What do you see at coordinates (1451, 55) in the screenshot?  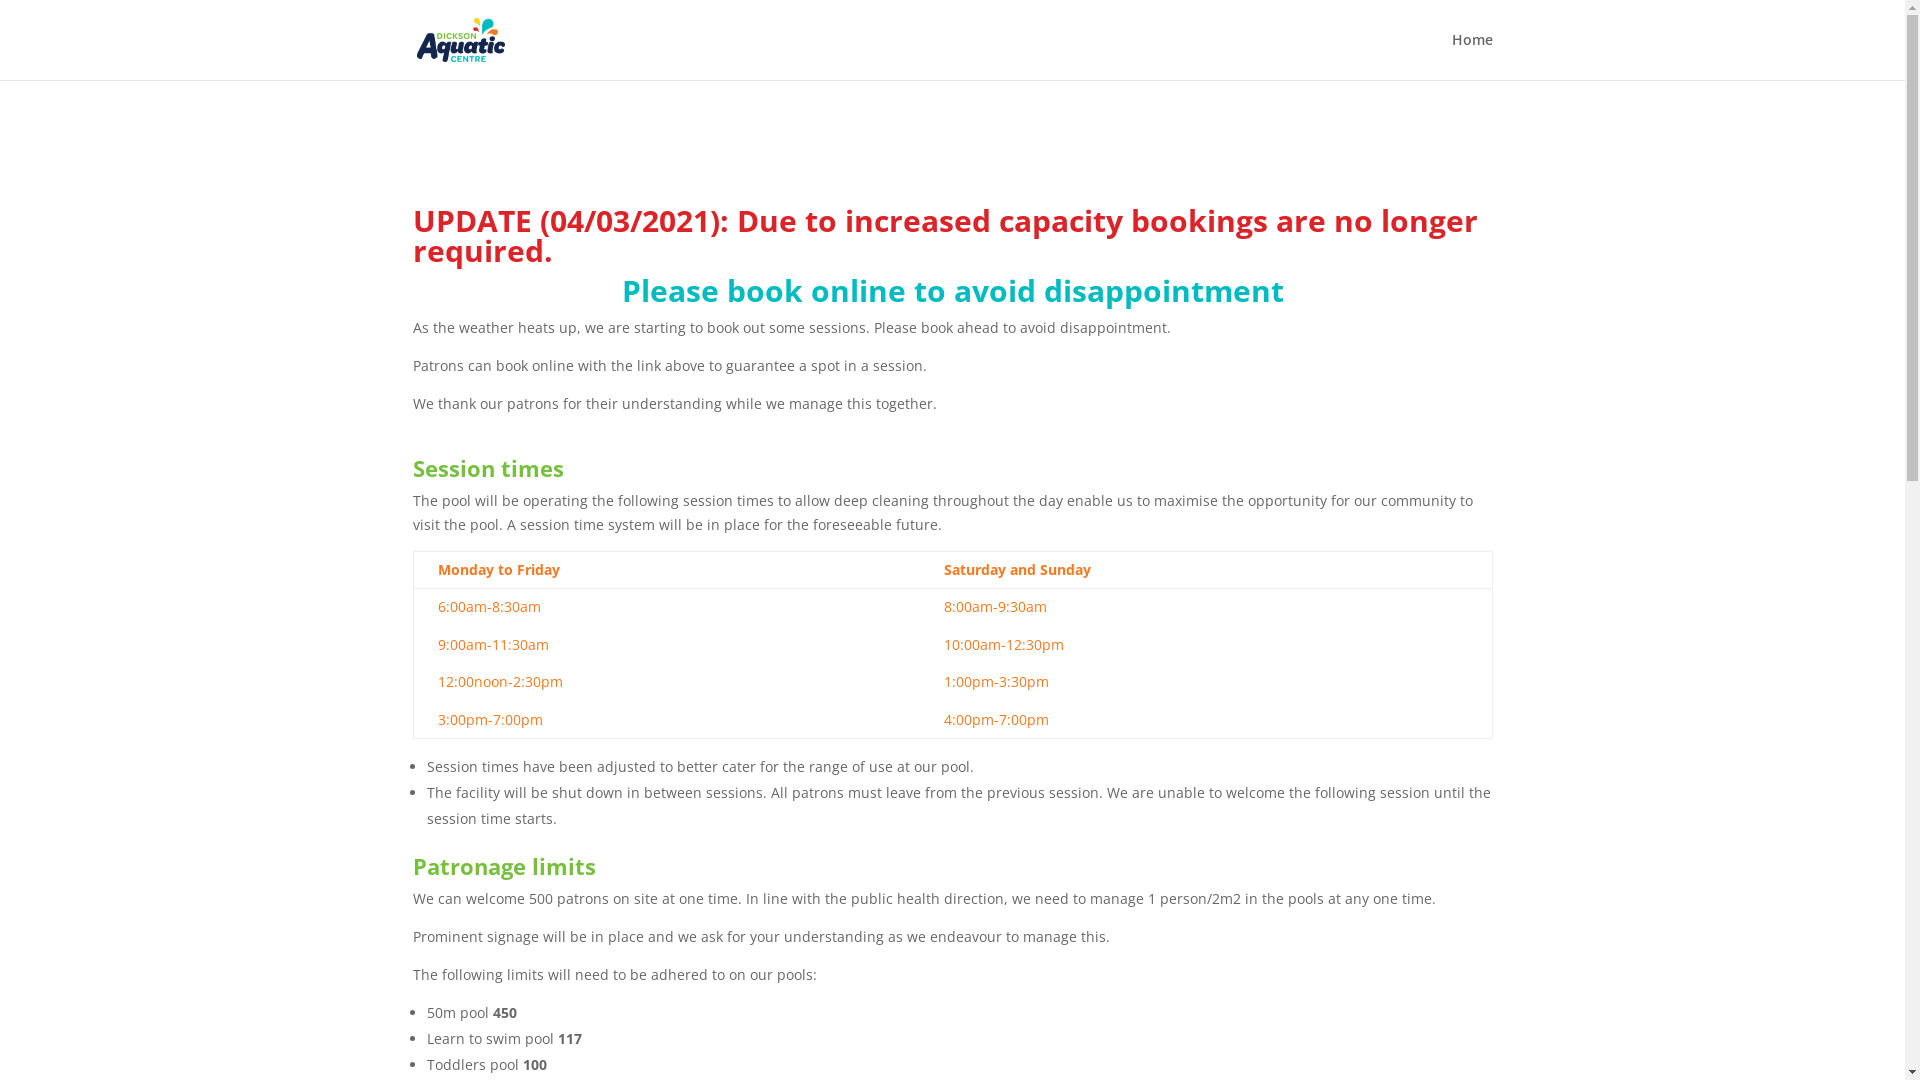 I see `'Home'` at bounding box center [1451, 55].